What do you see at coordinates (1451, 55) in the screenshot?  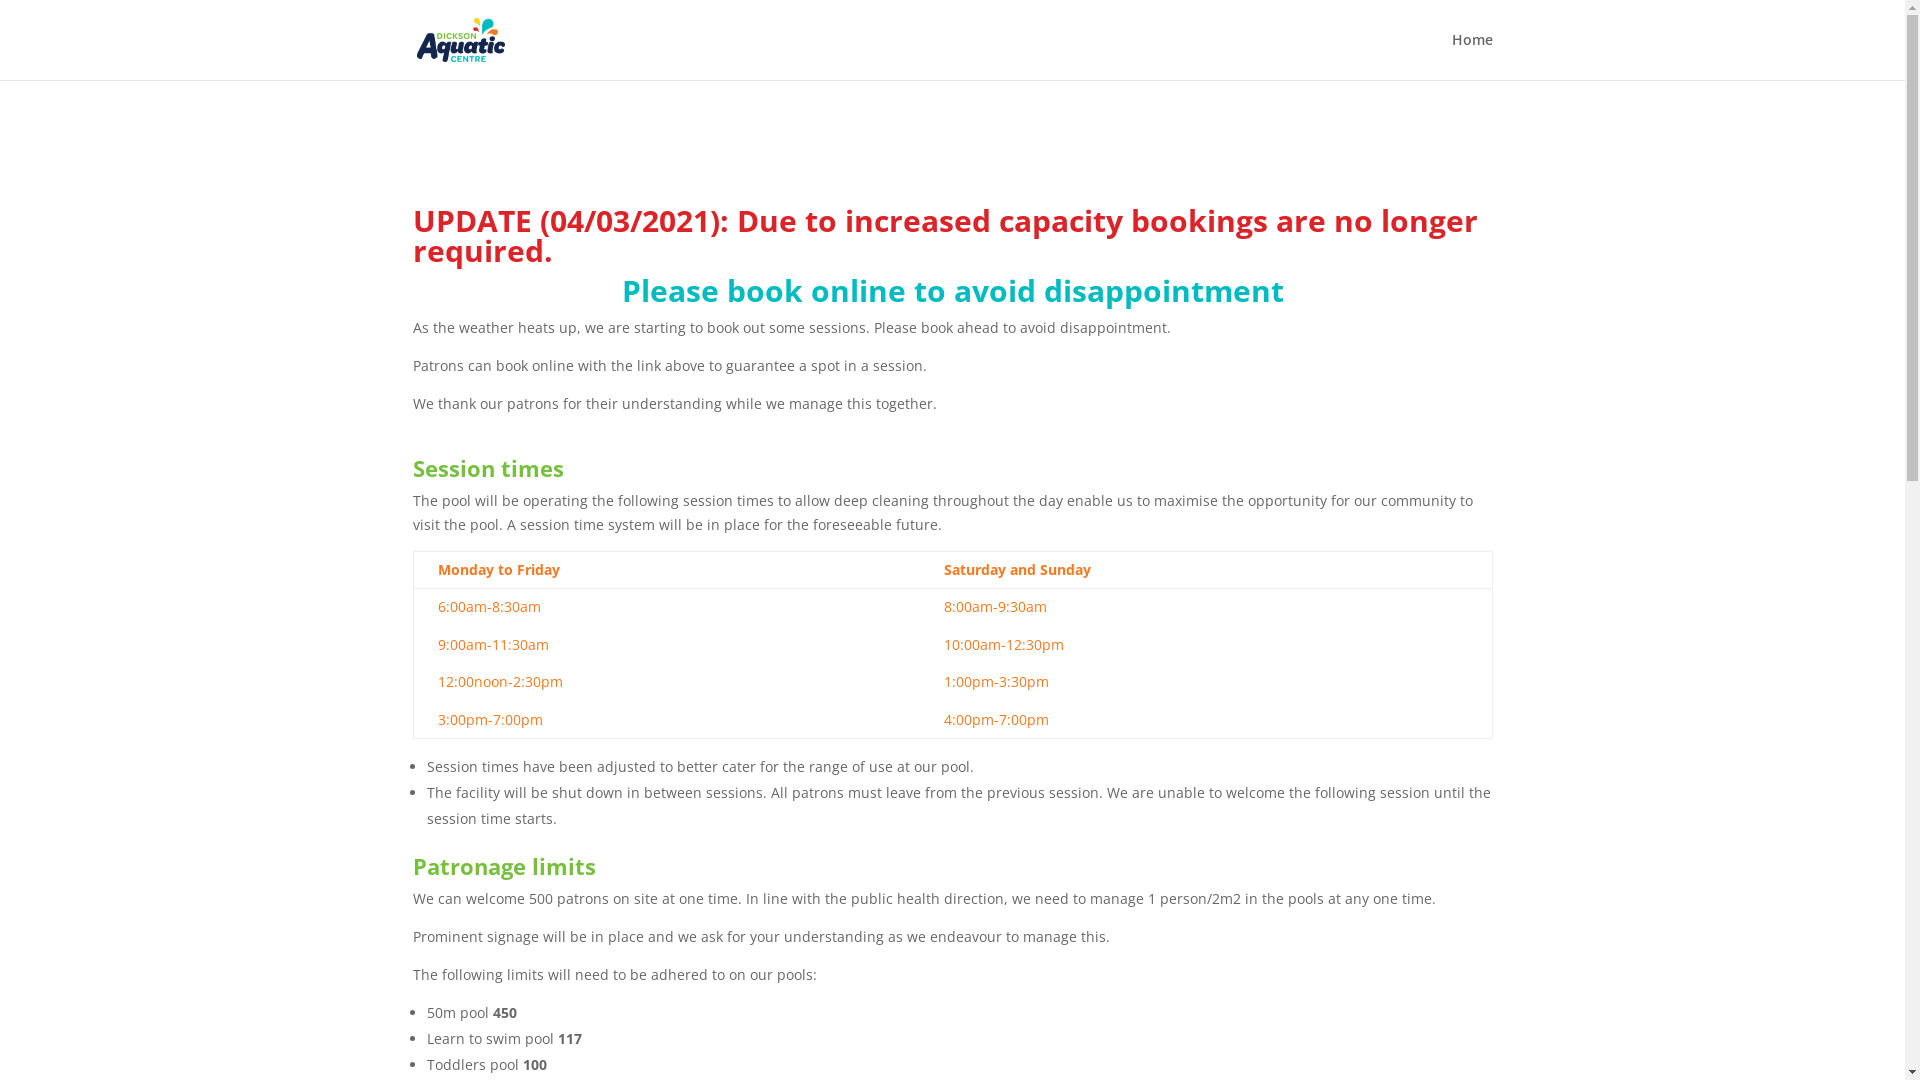 I see `'Home'` at bounding box center [1451, 55].